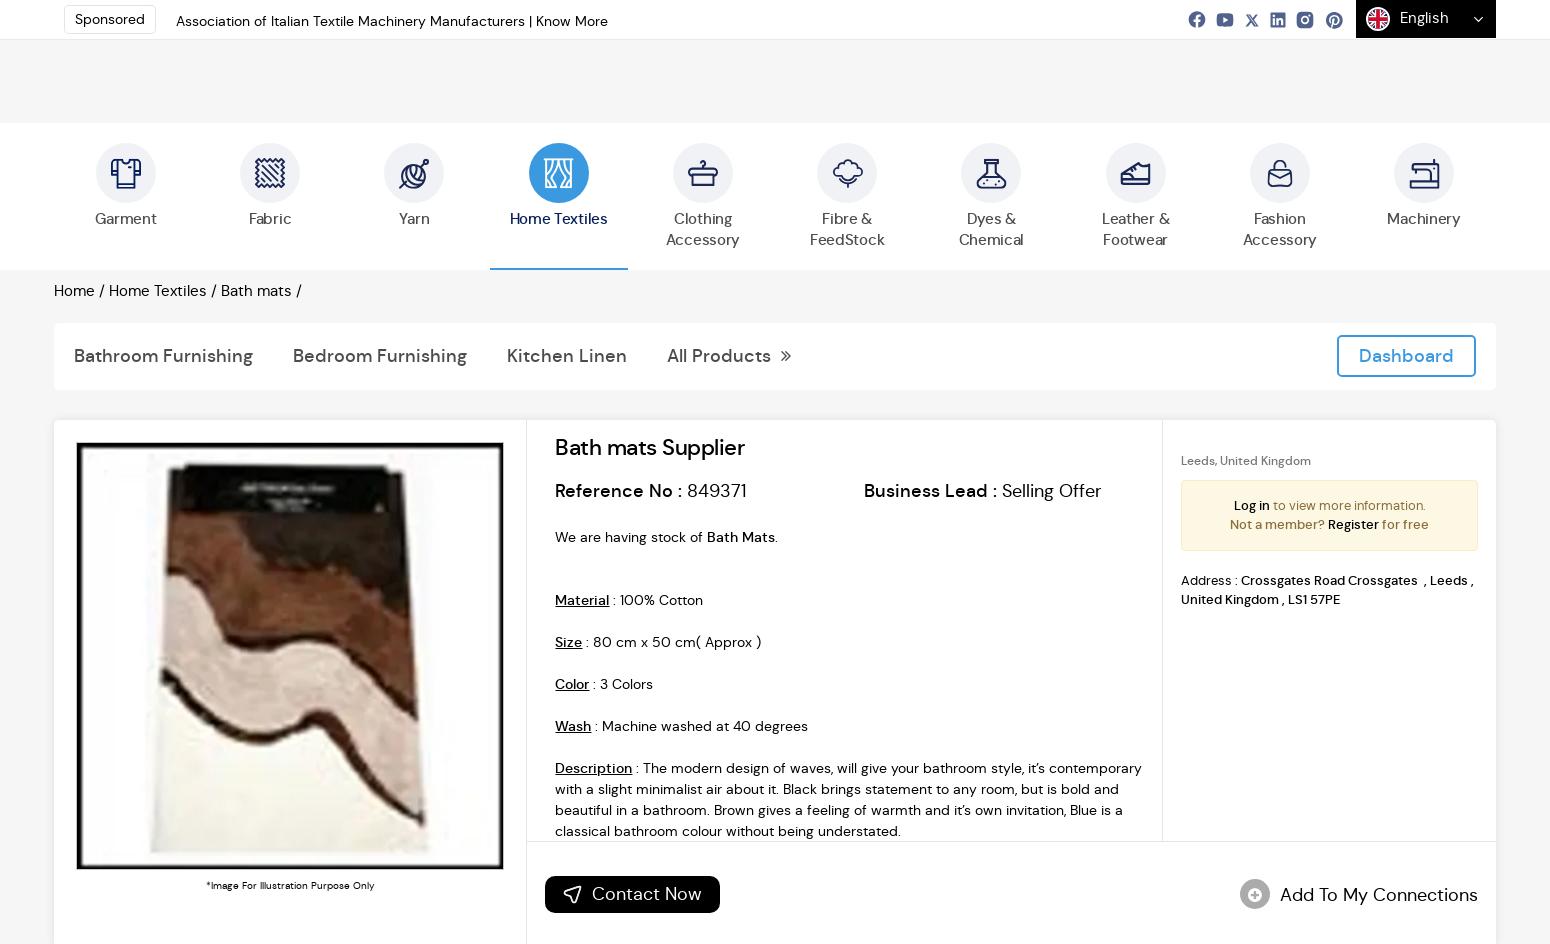  What do you see at coordinates (1374, 42) in the screenshot?
I see `'Sign In'` at bounding box center [1374, 42].